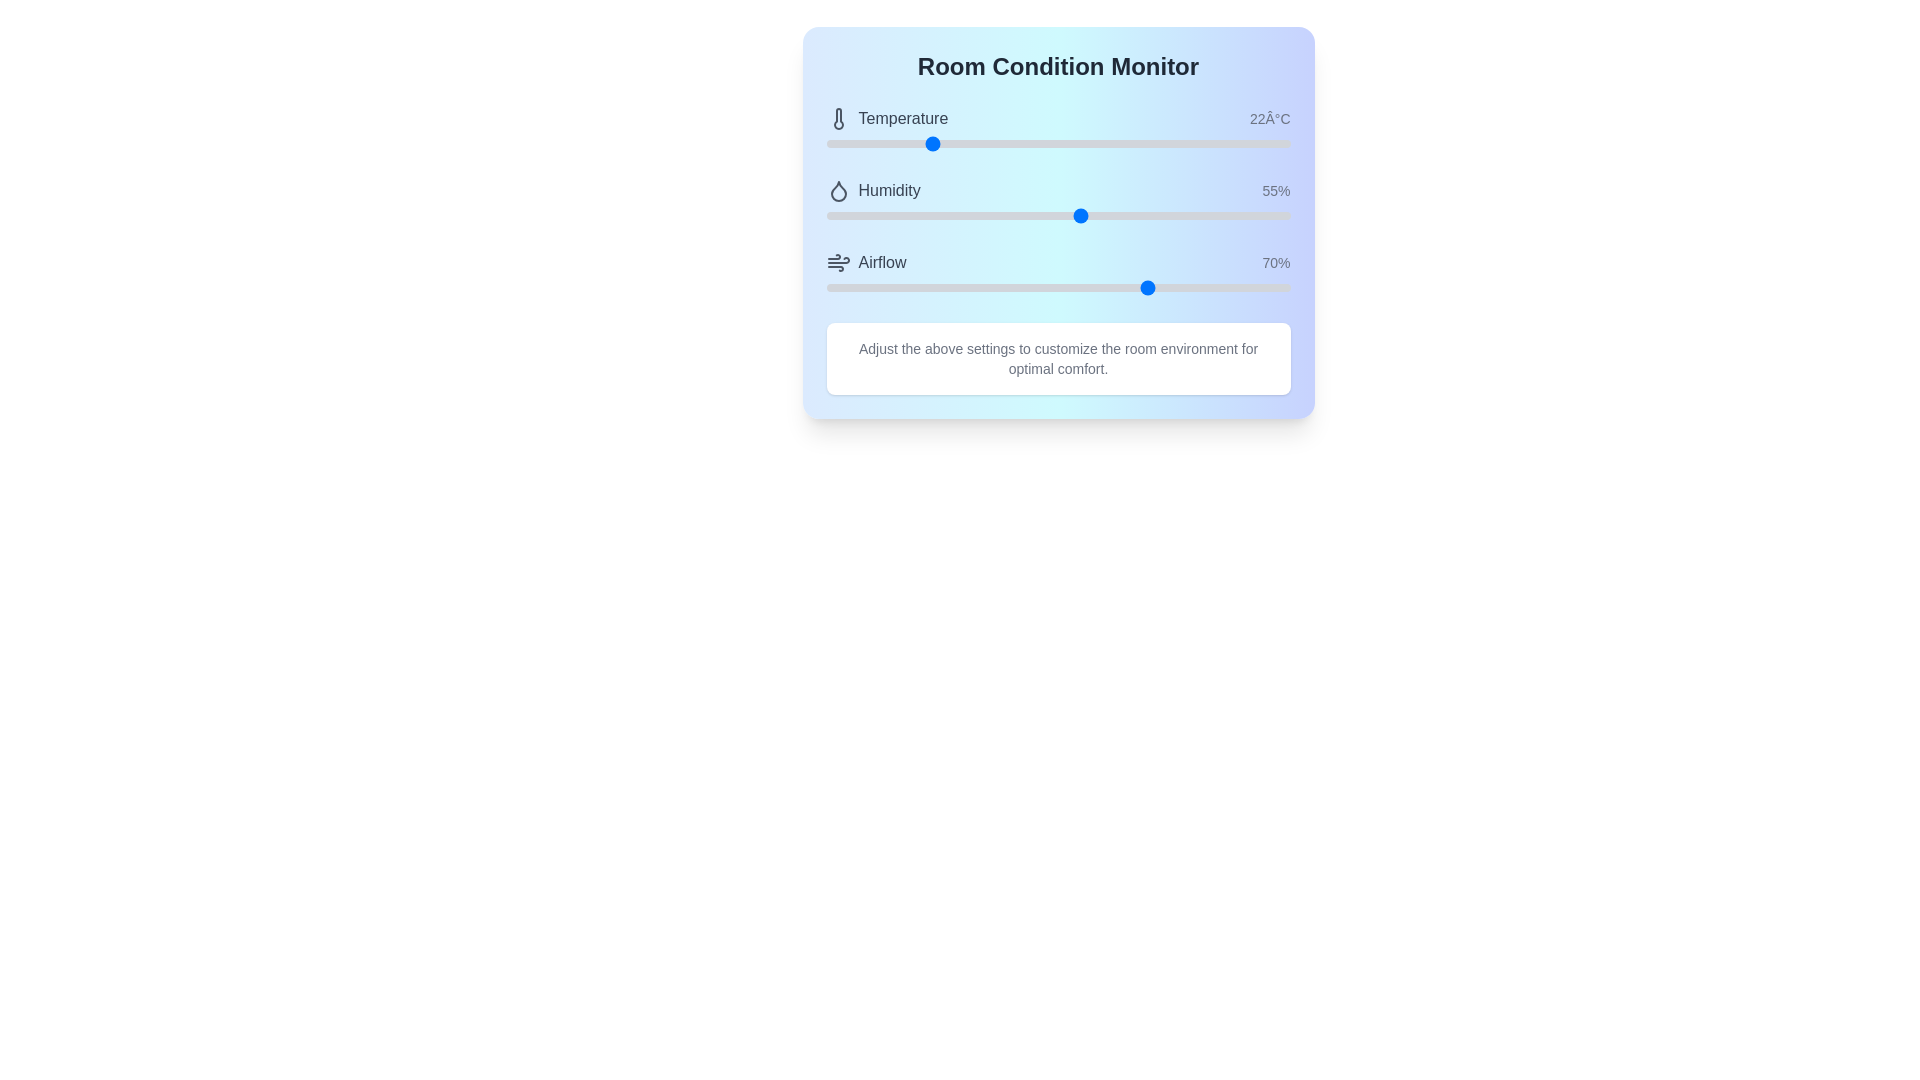  I want to click on the wind icon, which is styled with thin, curved dark gray lines and positioned to the left of the 'Airflow' text in the third horizontal group under the 'Room Condition Monitor' header, so click(838, 261).